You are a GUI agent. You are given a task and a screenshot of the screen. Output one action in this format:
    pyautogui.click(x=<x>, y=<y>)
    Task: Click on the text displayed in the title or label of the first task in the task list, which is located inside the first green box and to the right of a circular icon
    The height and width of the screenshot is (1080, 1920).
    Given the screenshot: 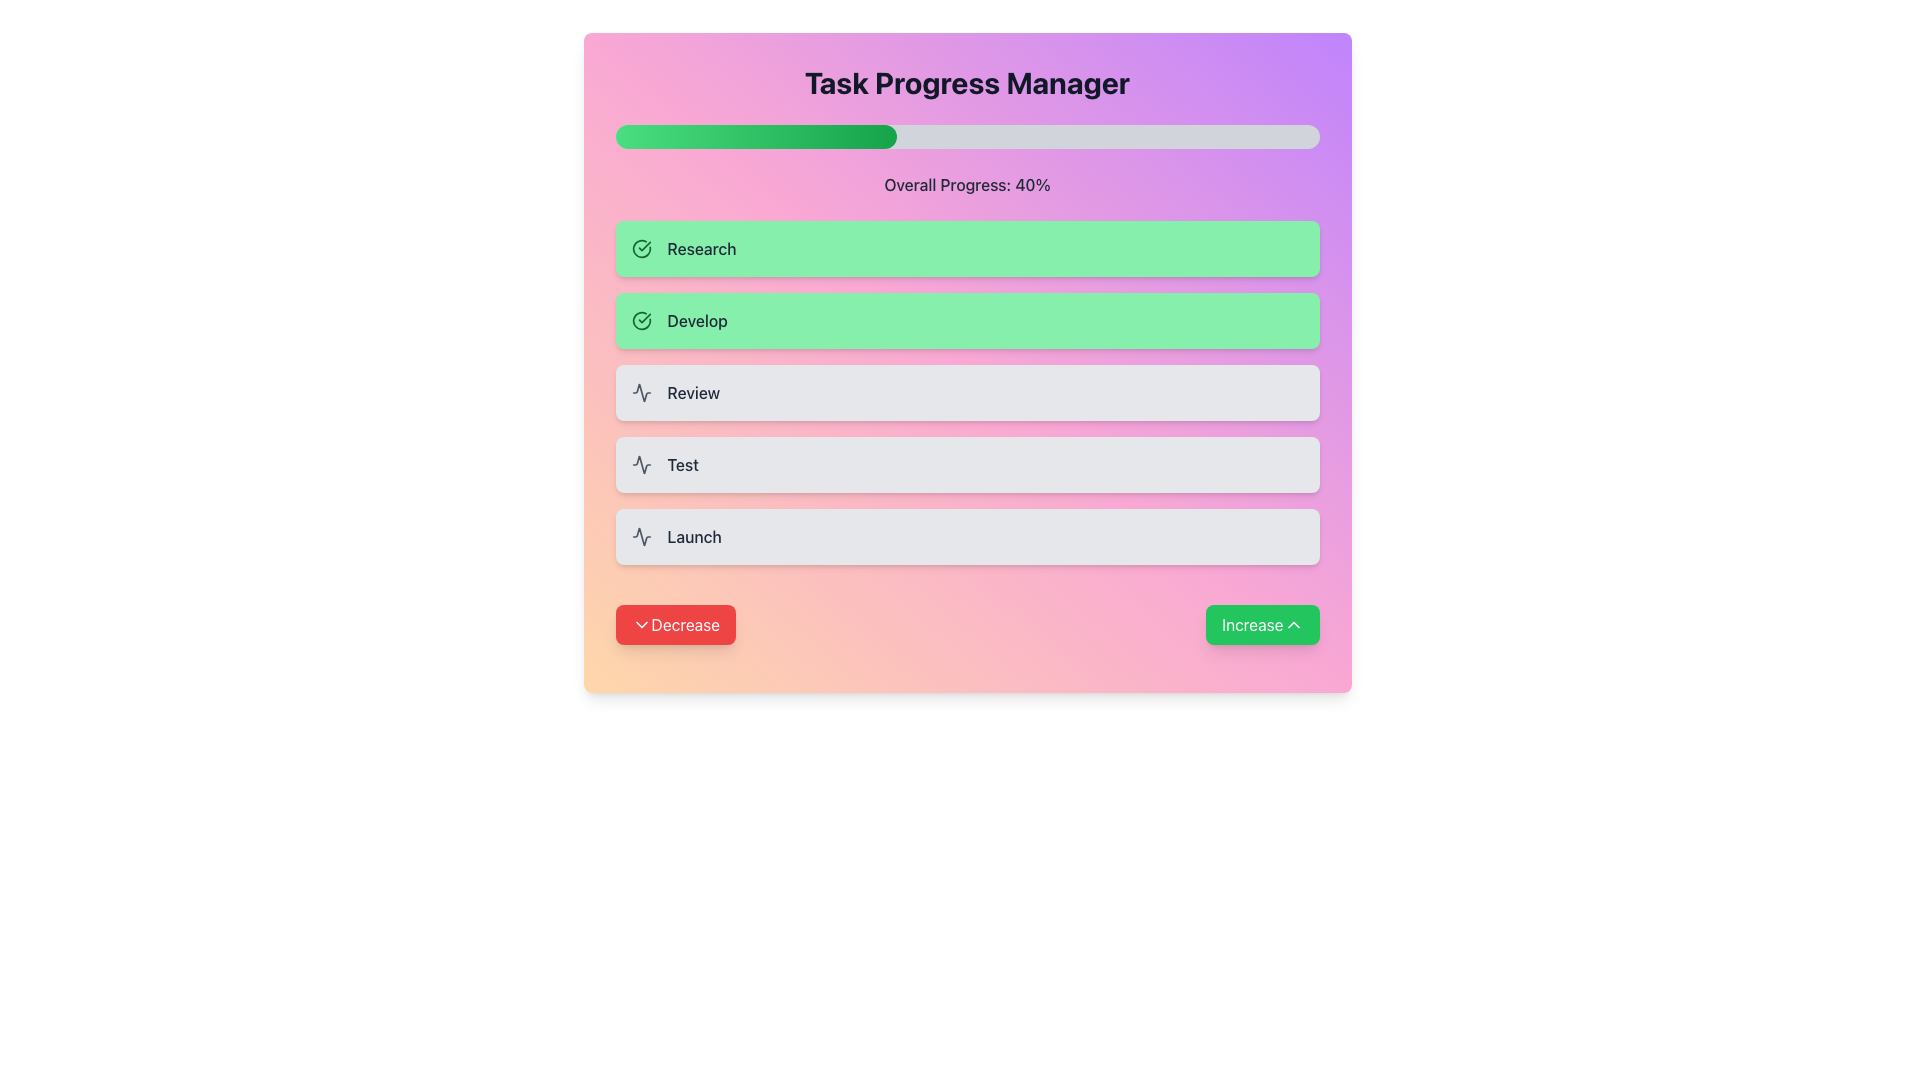 What is the action you would take?
    pyautogui.click(x=701, y=248)
    